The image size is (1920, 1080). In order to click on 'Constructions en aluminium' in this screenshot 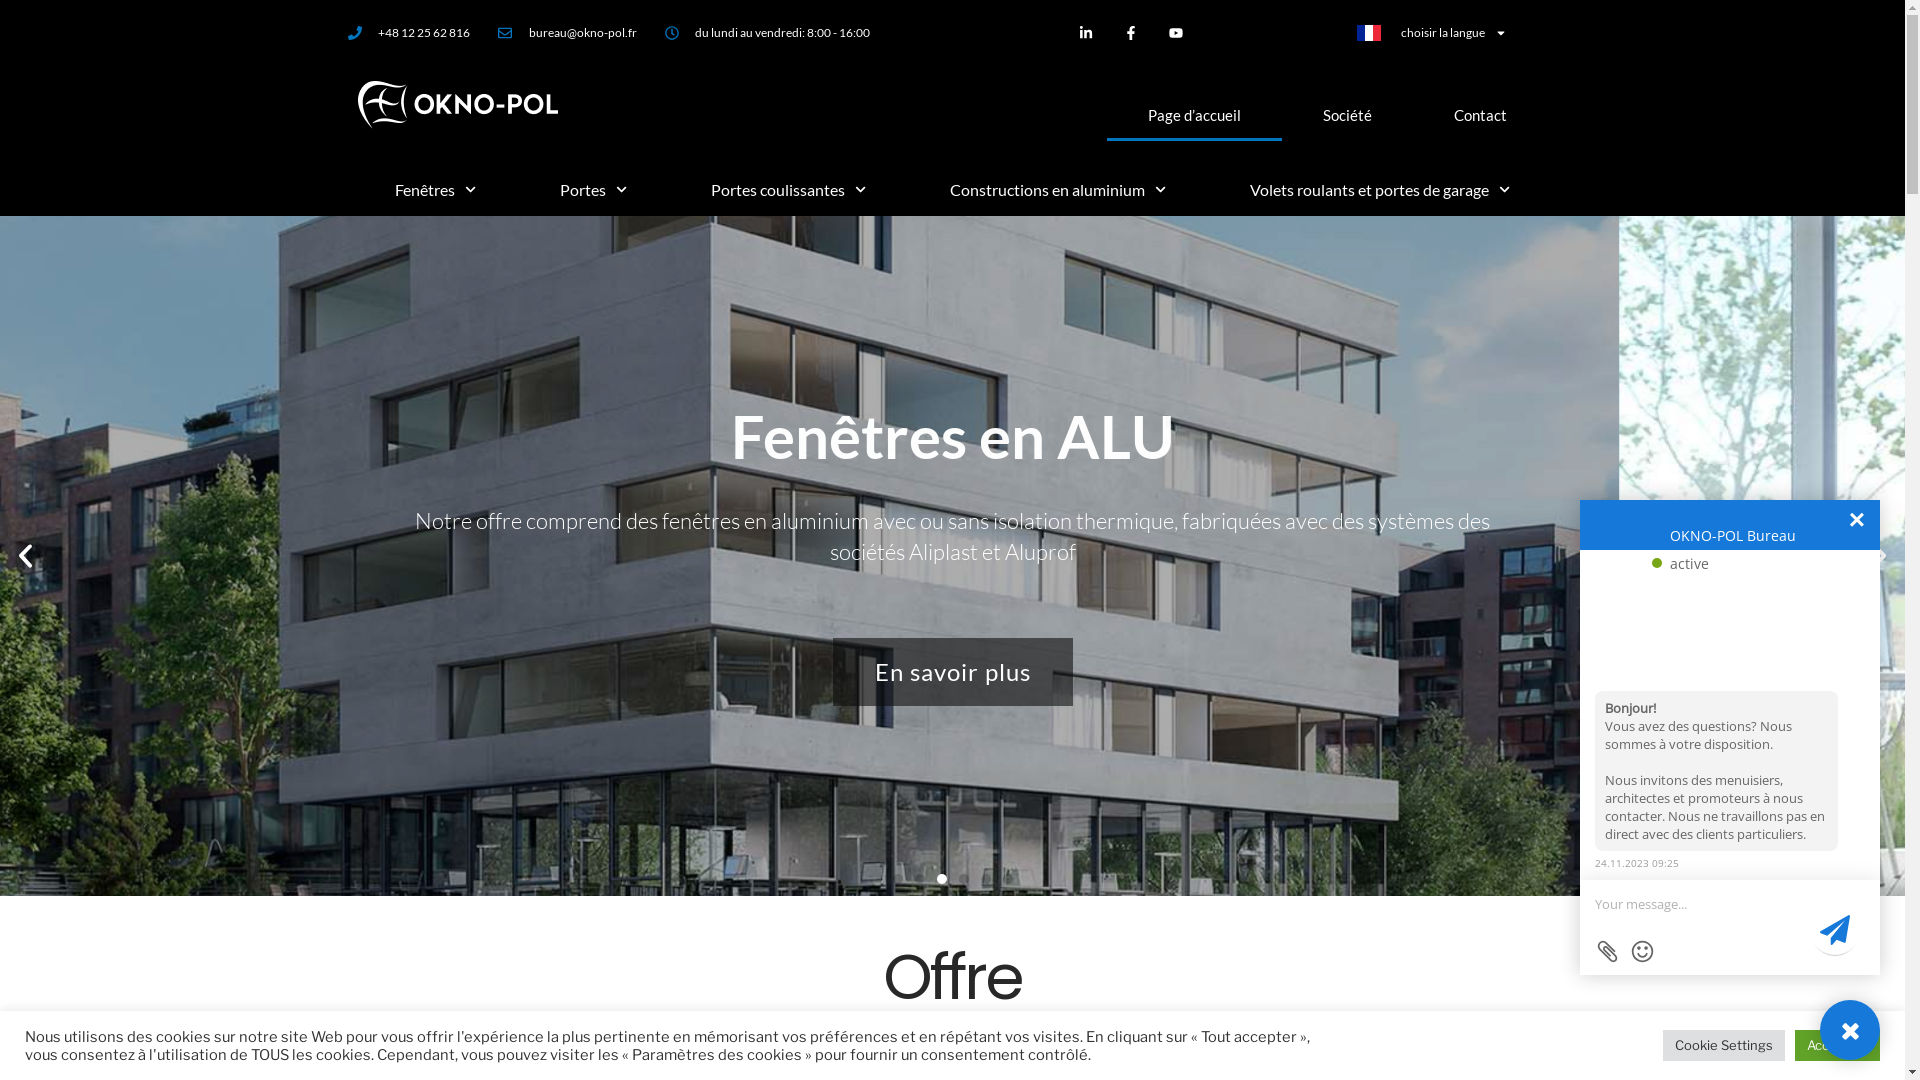, I will do `click(1056, 189)`.